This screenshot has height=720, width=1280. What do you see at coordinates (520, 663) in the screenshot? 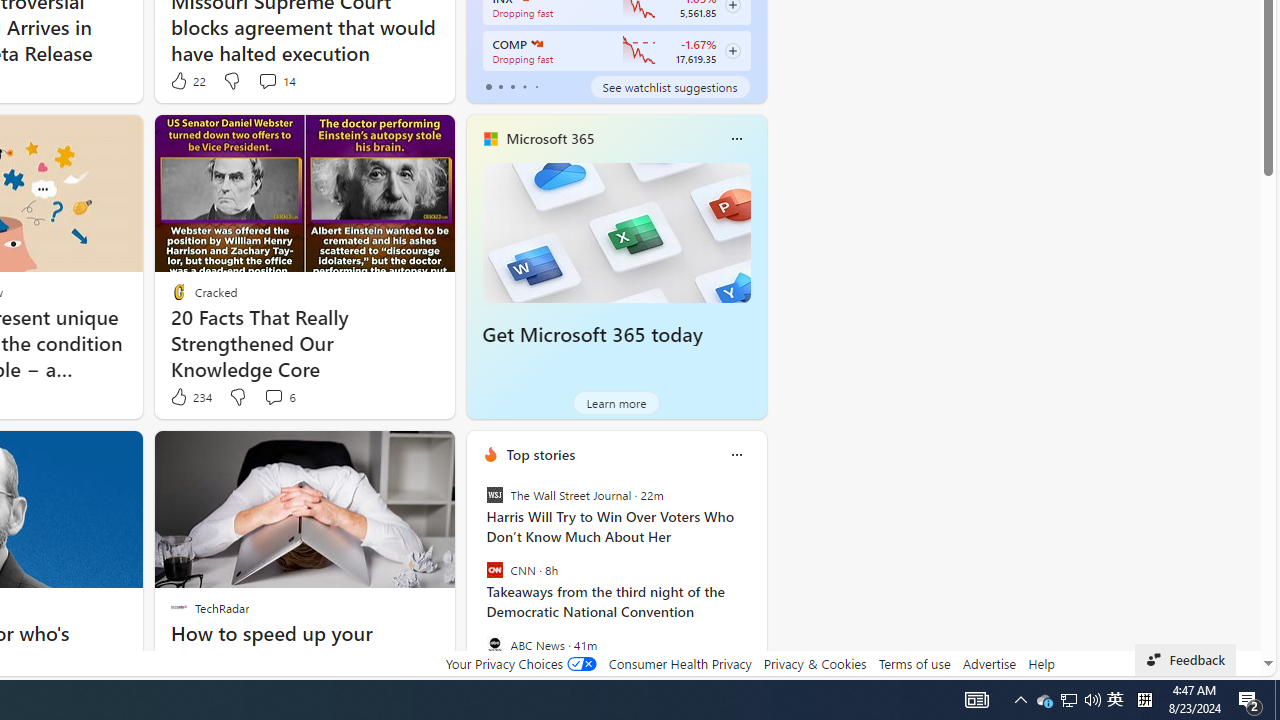
I see `'Your Privacy Choices'` at bounding box center [520, 663].